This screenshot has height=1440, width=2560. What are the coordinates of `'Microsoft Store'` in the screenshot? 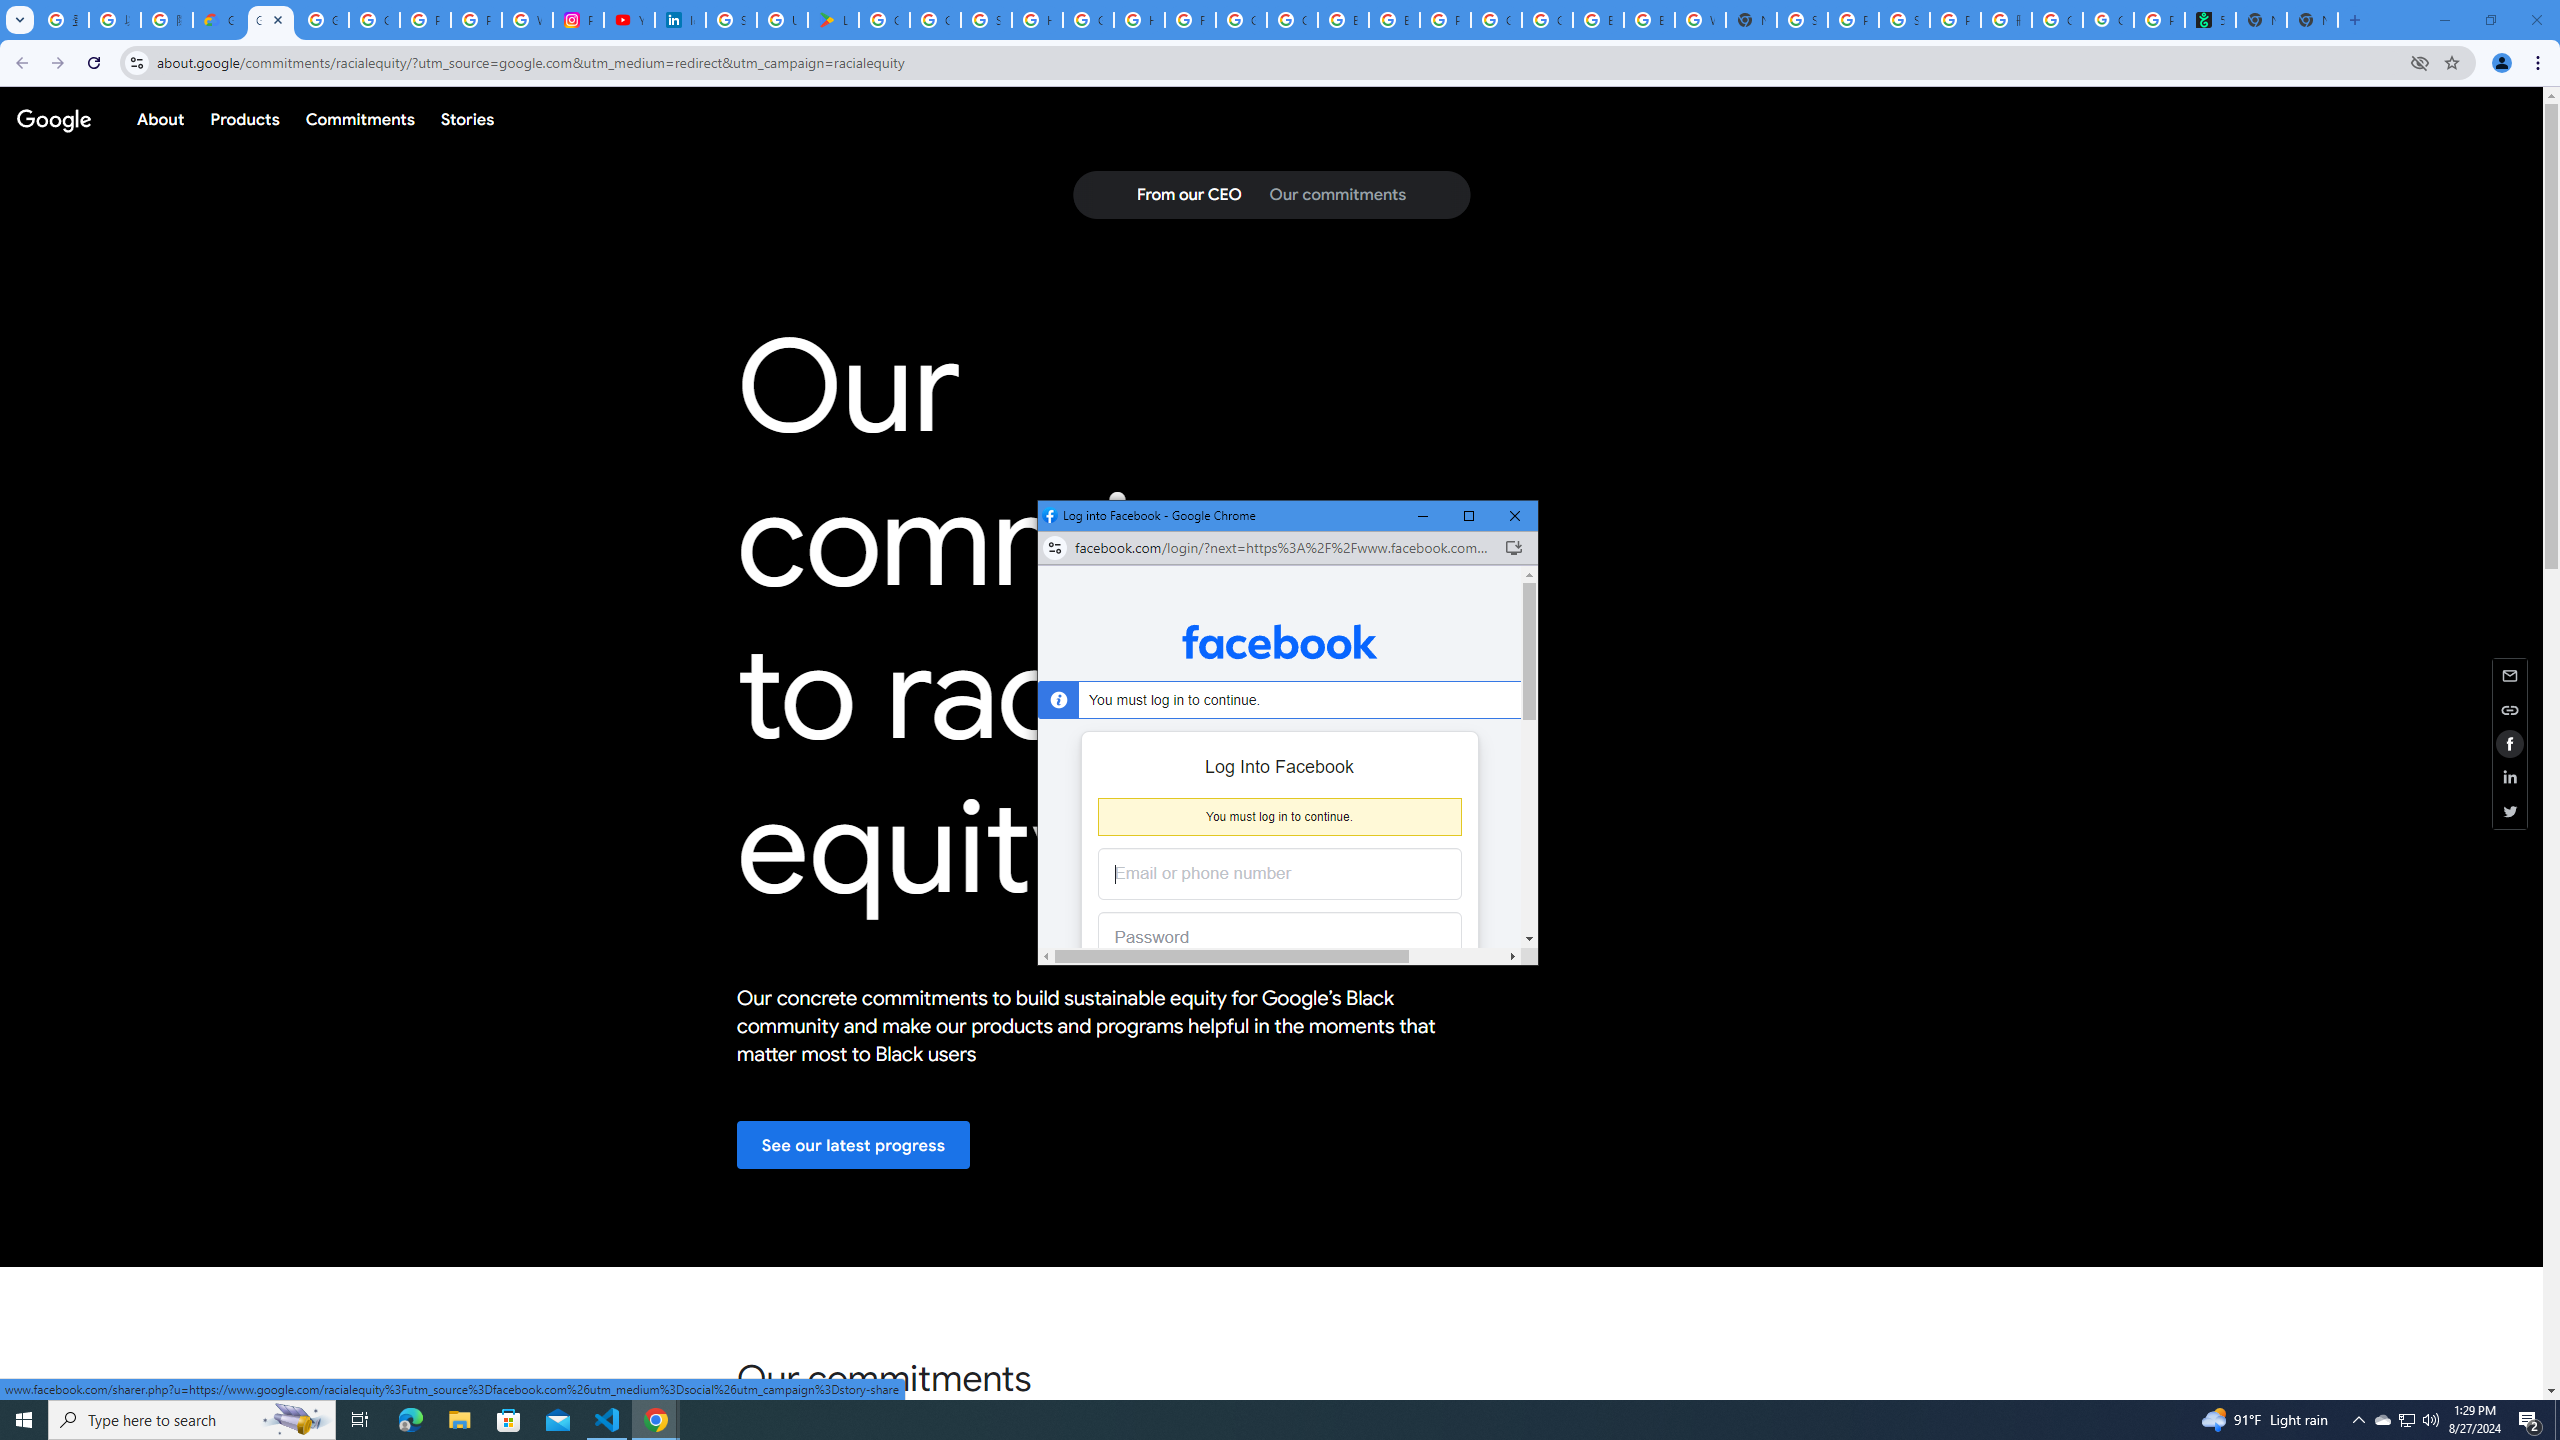 It's located at (509, 1418).